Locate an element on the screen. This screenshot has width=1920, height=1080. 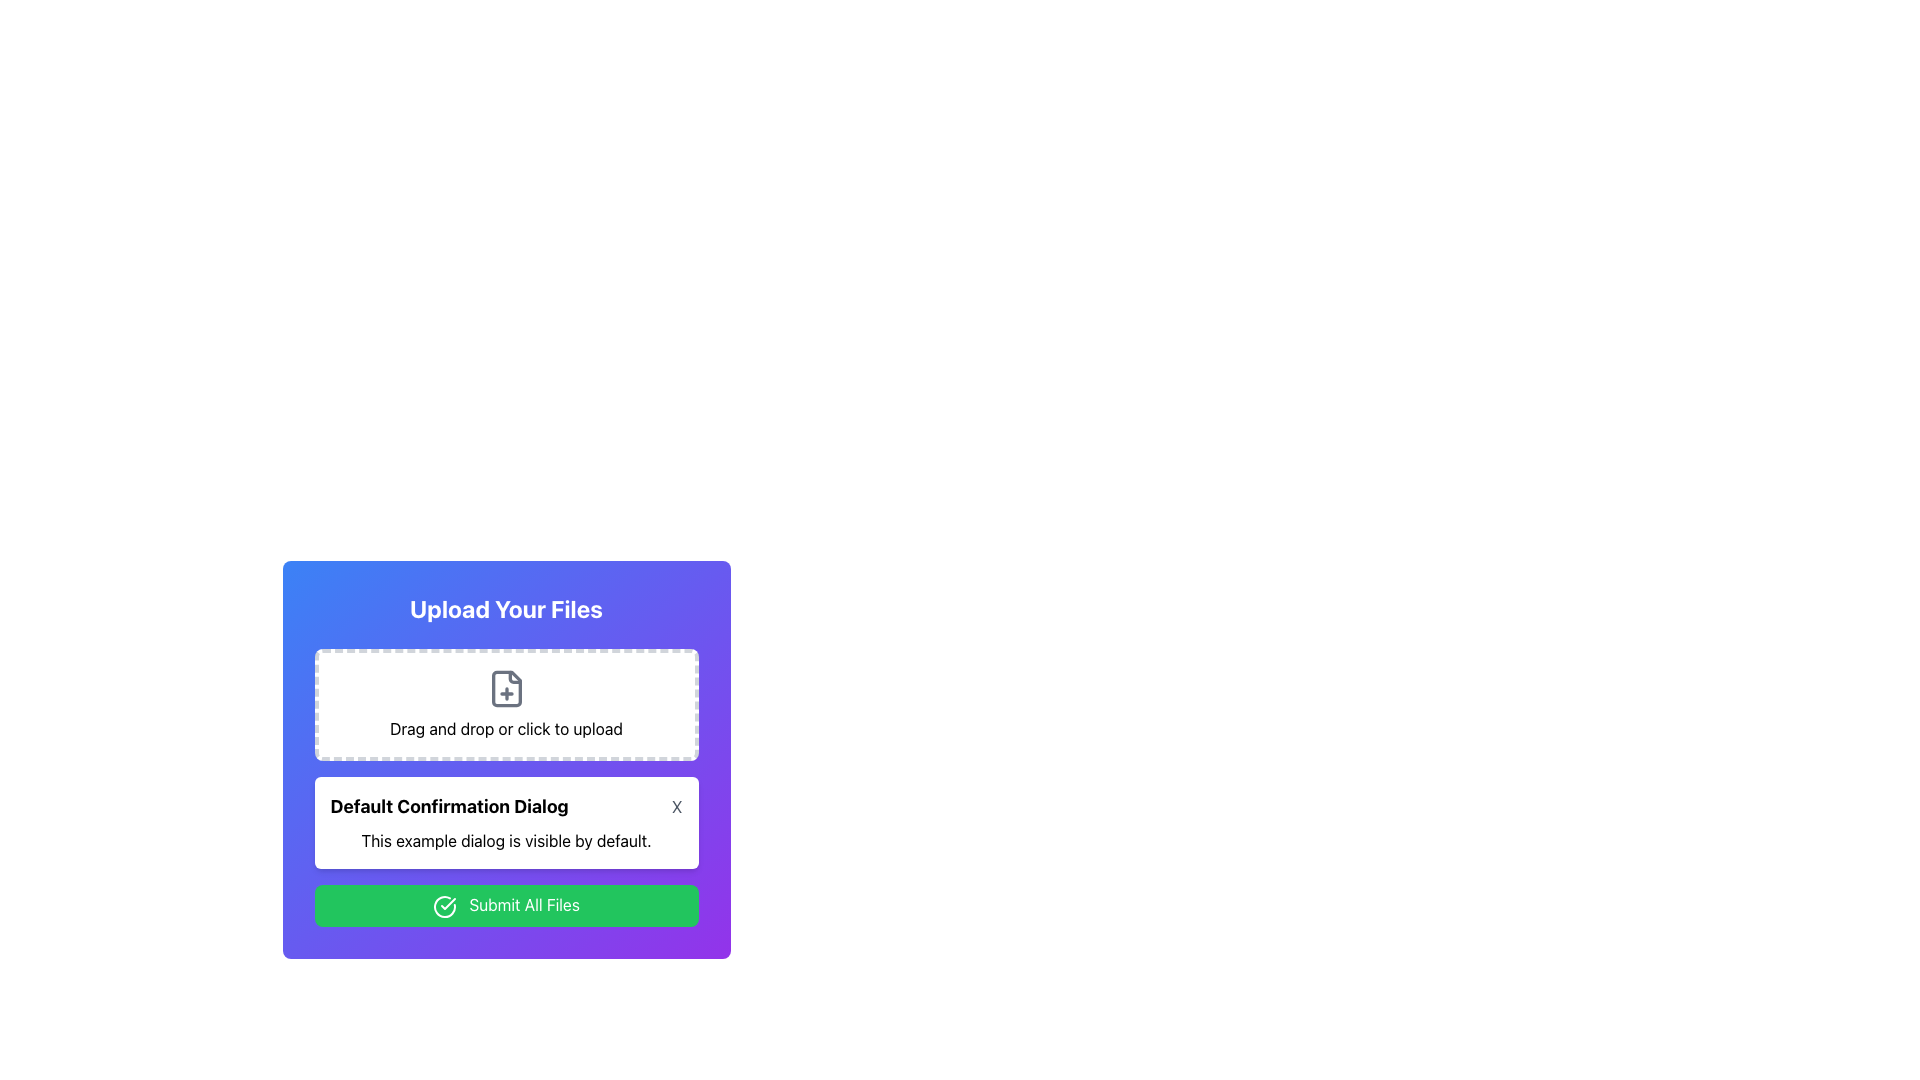
the dialog box that provides information or feedback to the user, located at the center of the interface, below the 'Drag and drop or click to upload' section and above the 'Submit All Files' button is located at coordinates (506, 822).